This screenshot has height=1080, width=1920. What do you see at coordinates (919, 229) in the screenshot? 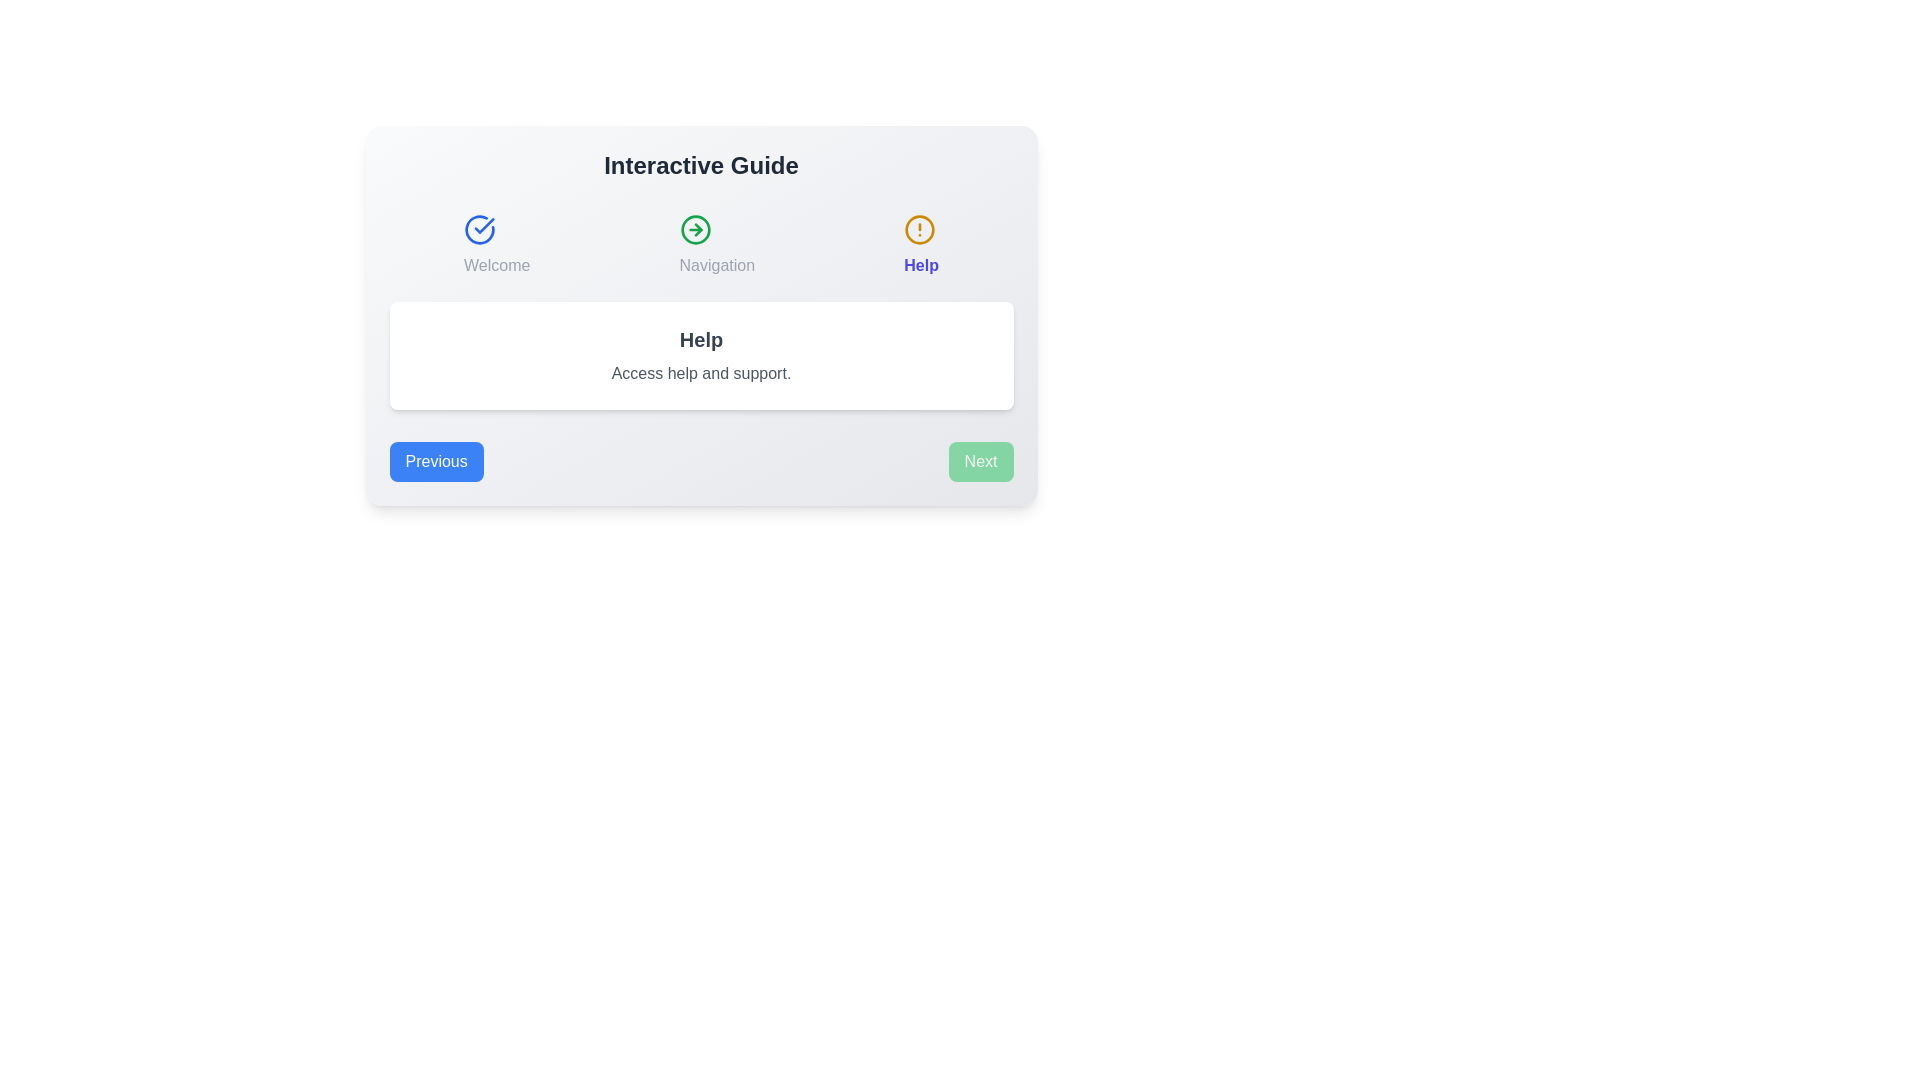
I see `the 'Help' icon's circular part located on the right-hand side of the top section of the 'Interactive Guide' interface, which has a yellow outline` at bounding box center [919, 229].